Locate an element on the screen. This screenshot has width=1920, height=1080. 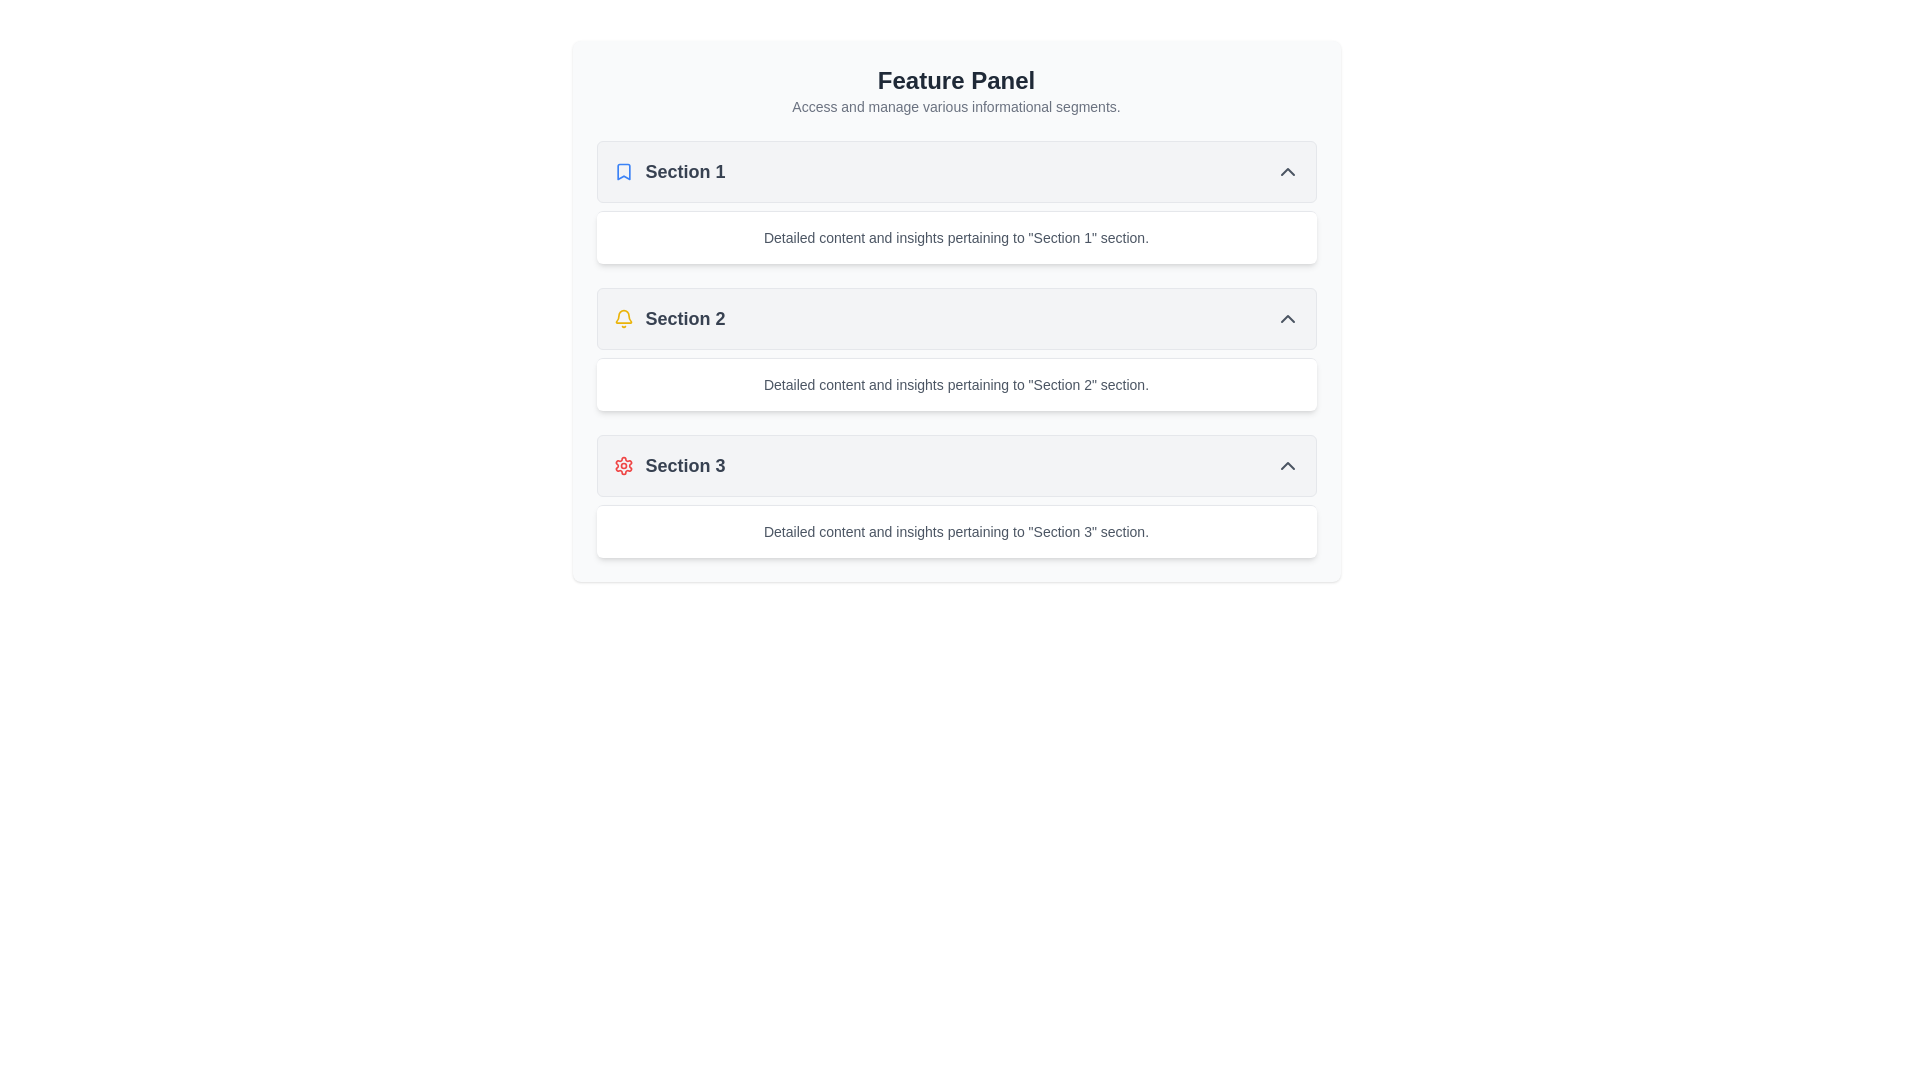
the descriptive text block that provides information about 'Section 1', which is centrally located beneath the heading 'Section 1' in the feature panel is located at coordinates (955, 237).